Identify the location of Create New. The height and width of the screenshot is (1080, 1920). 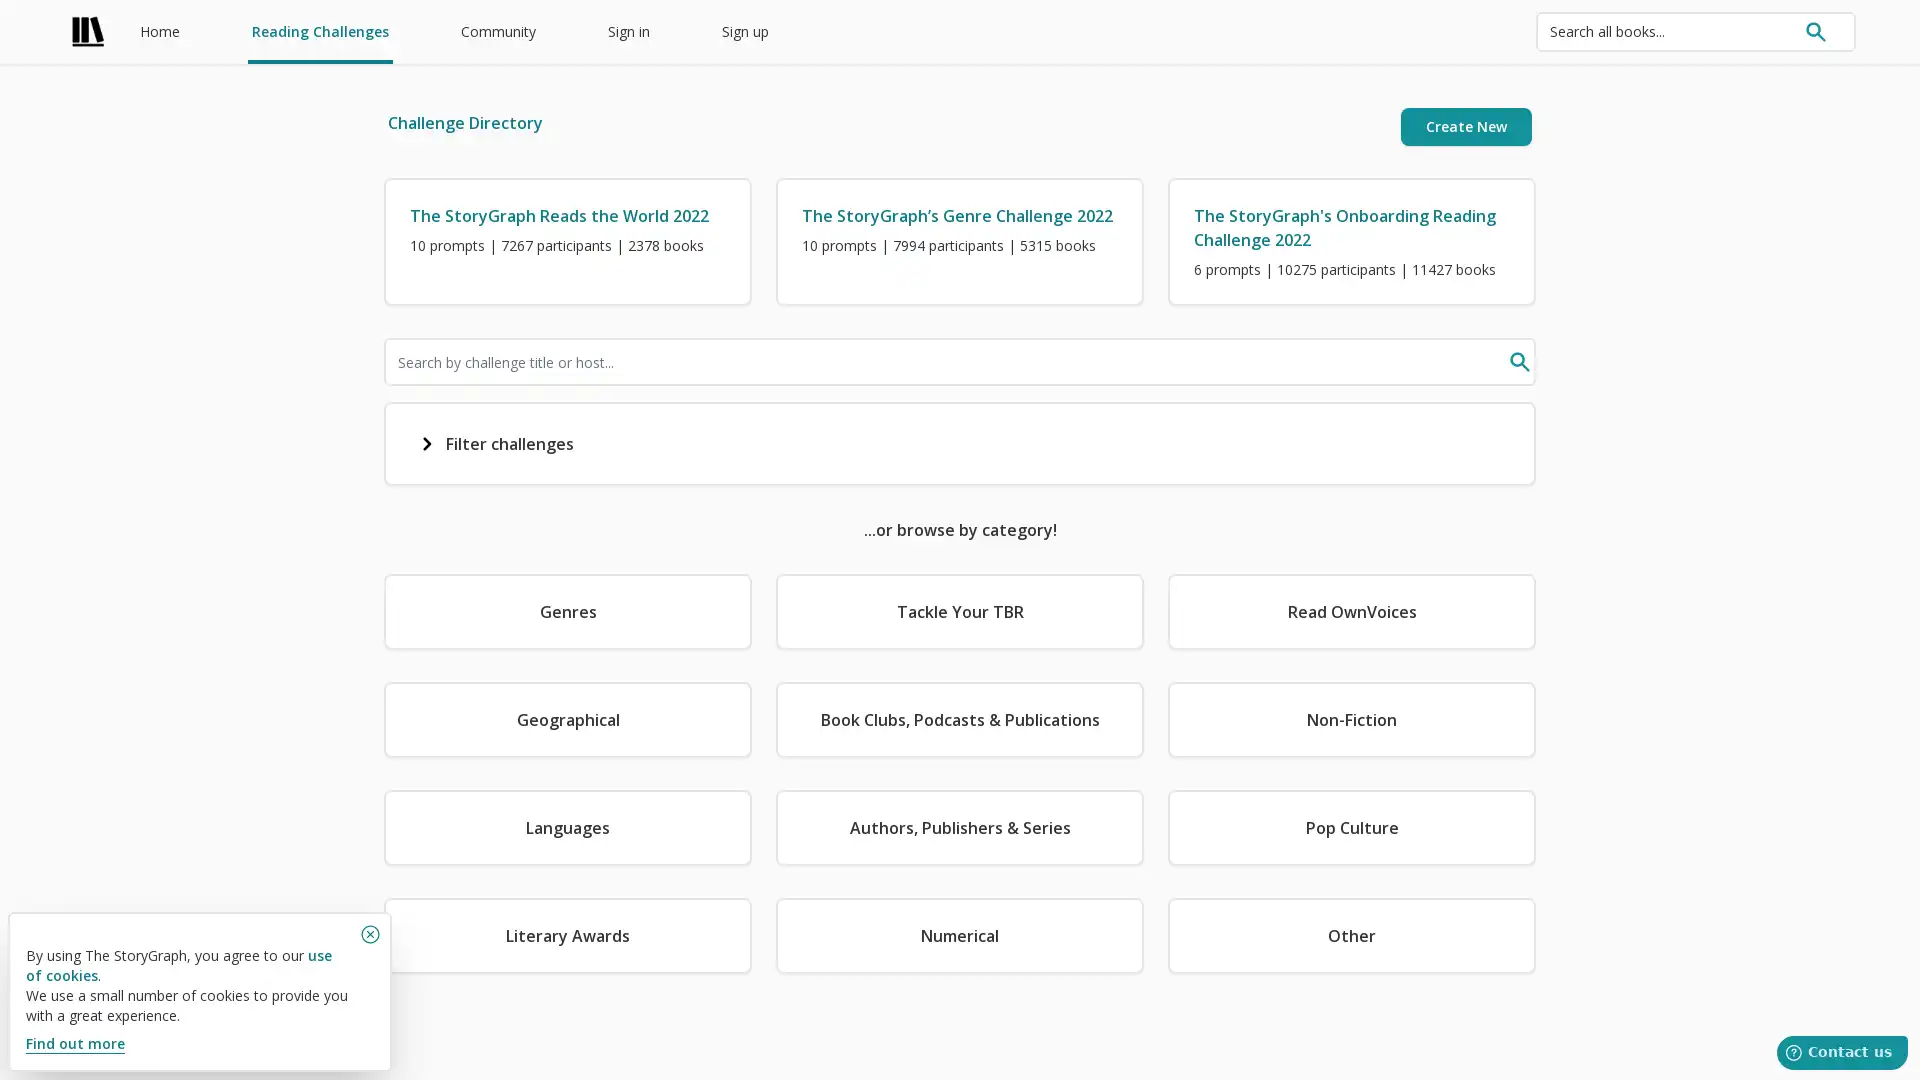
(1466, 127).